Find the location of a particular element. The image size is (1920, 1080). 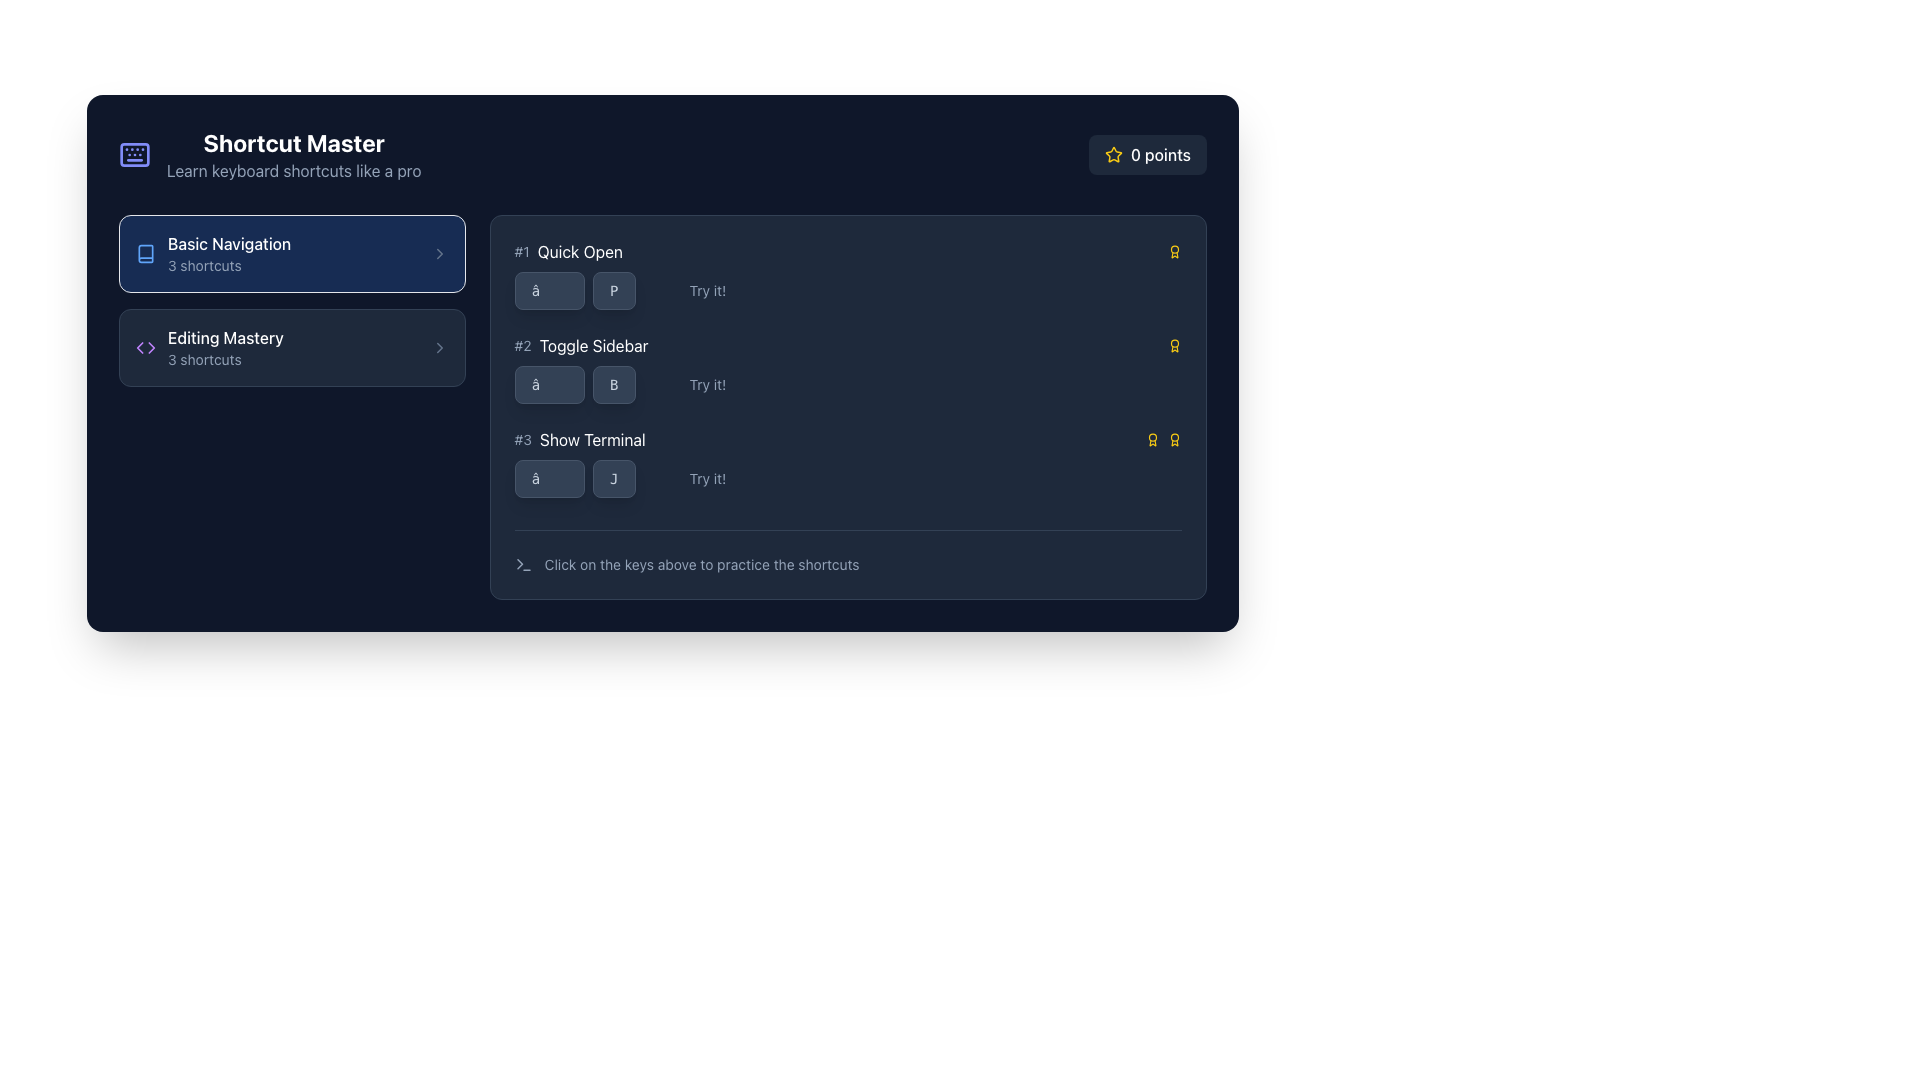

the small, rounded rectangular button with a dark slate background and the symbol '⌘' centered in the keyboard shortcut section titled 'Show Terminal' is located at coordinates (549, 478).